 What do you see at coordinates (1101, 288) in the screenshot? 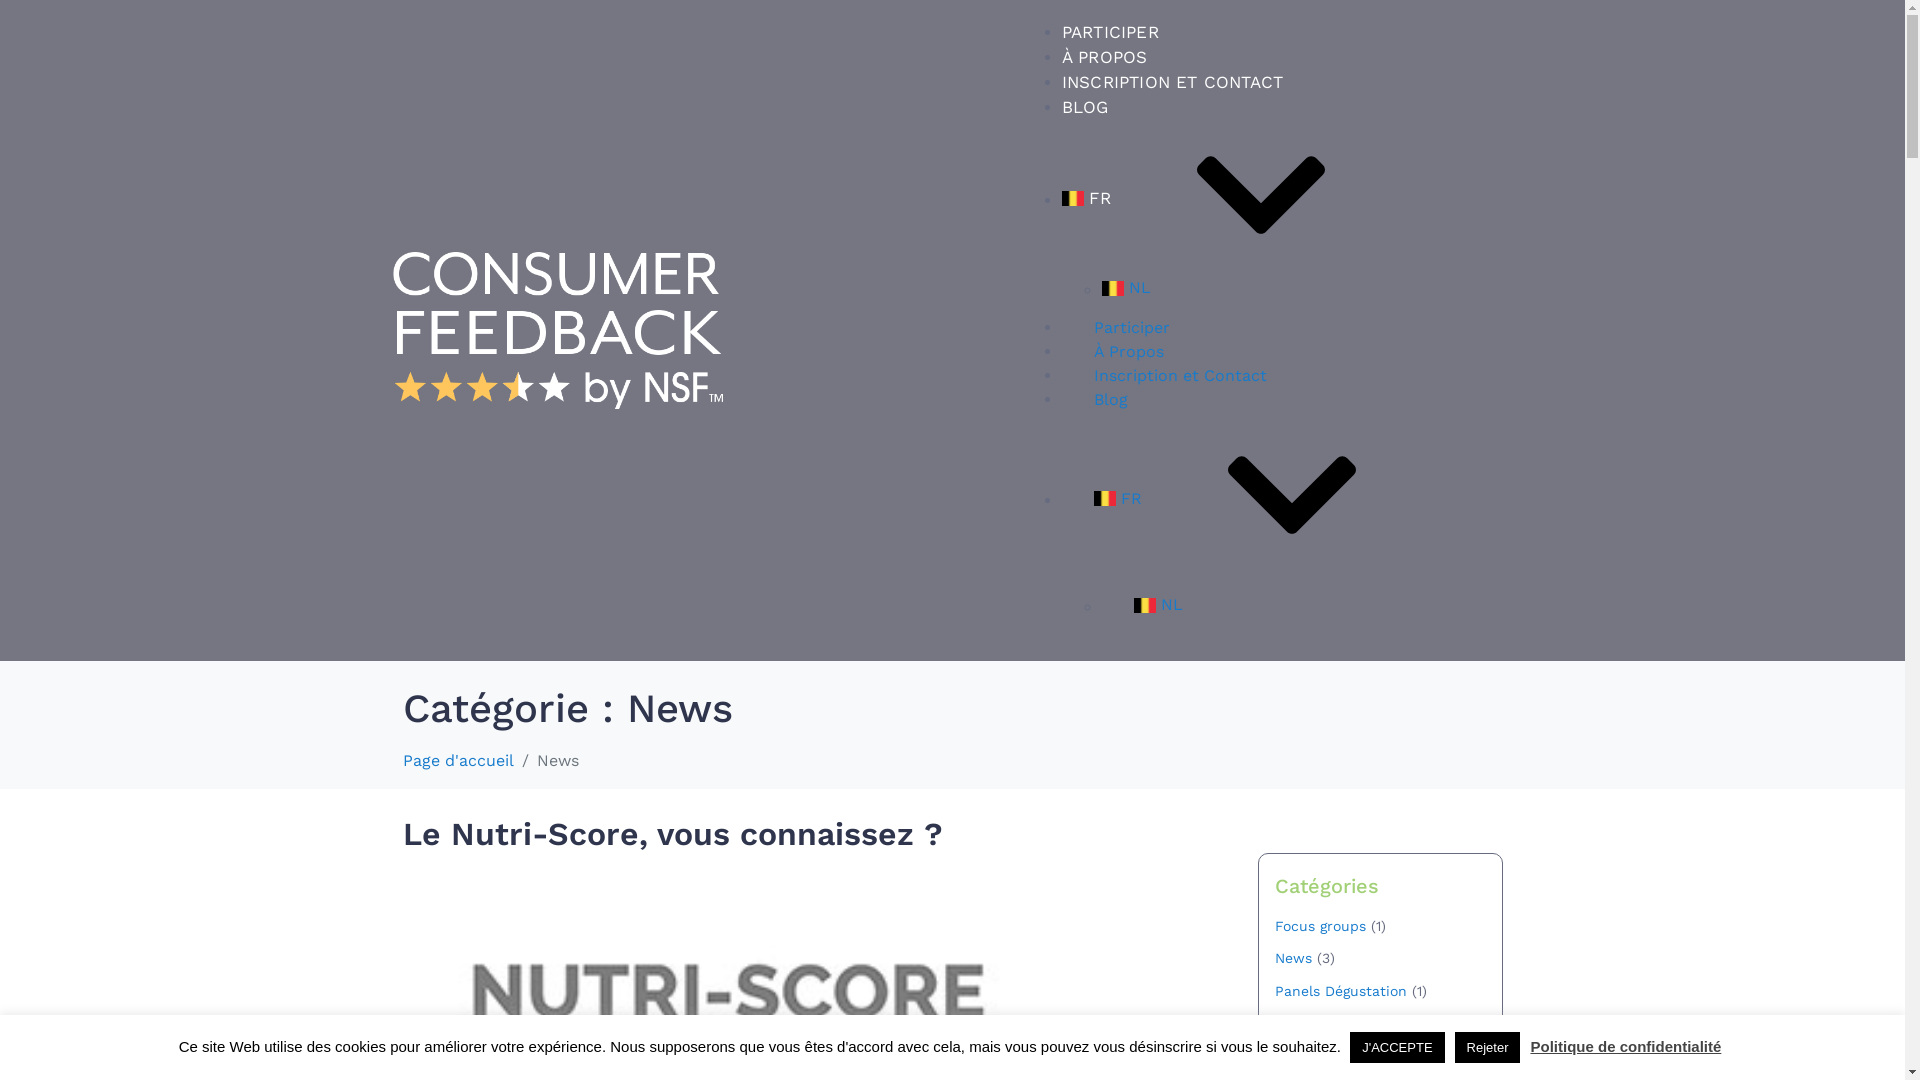
I see `'NL'` at bounding box center [1101, 288].